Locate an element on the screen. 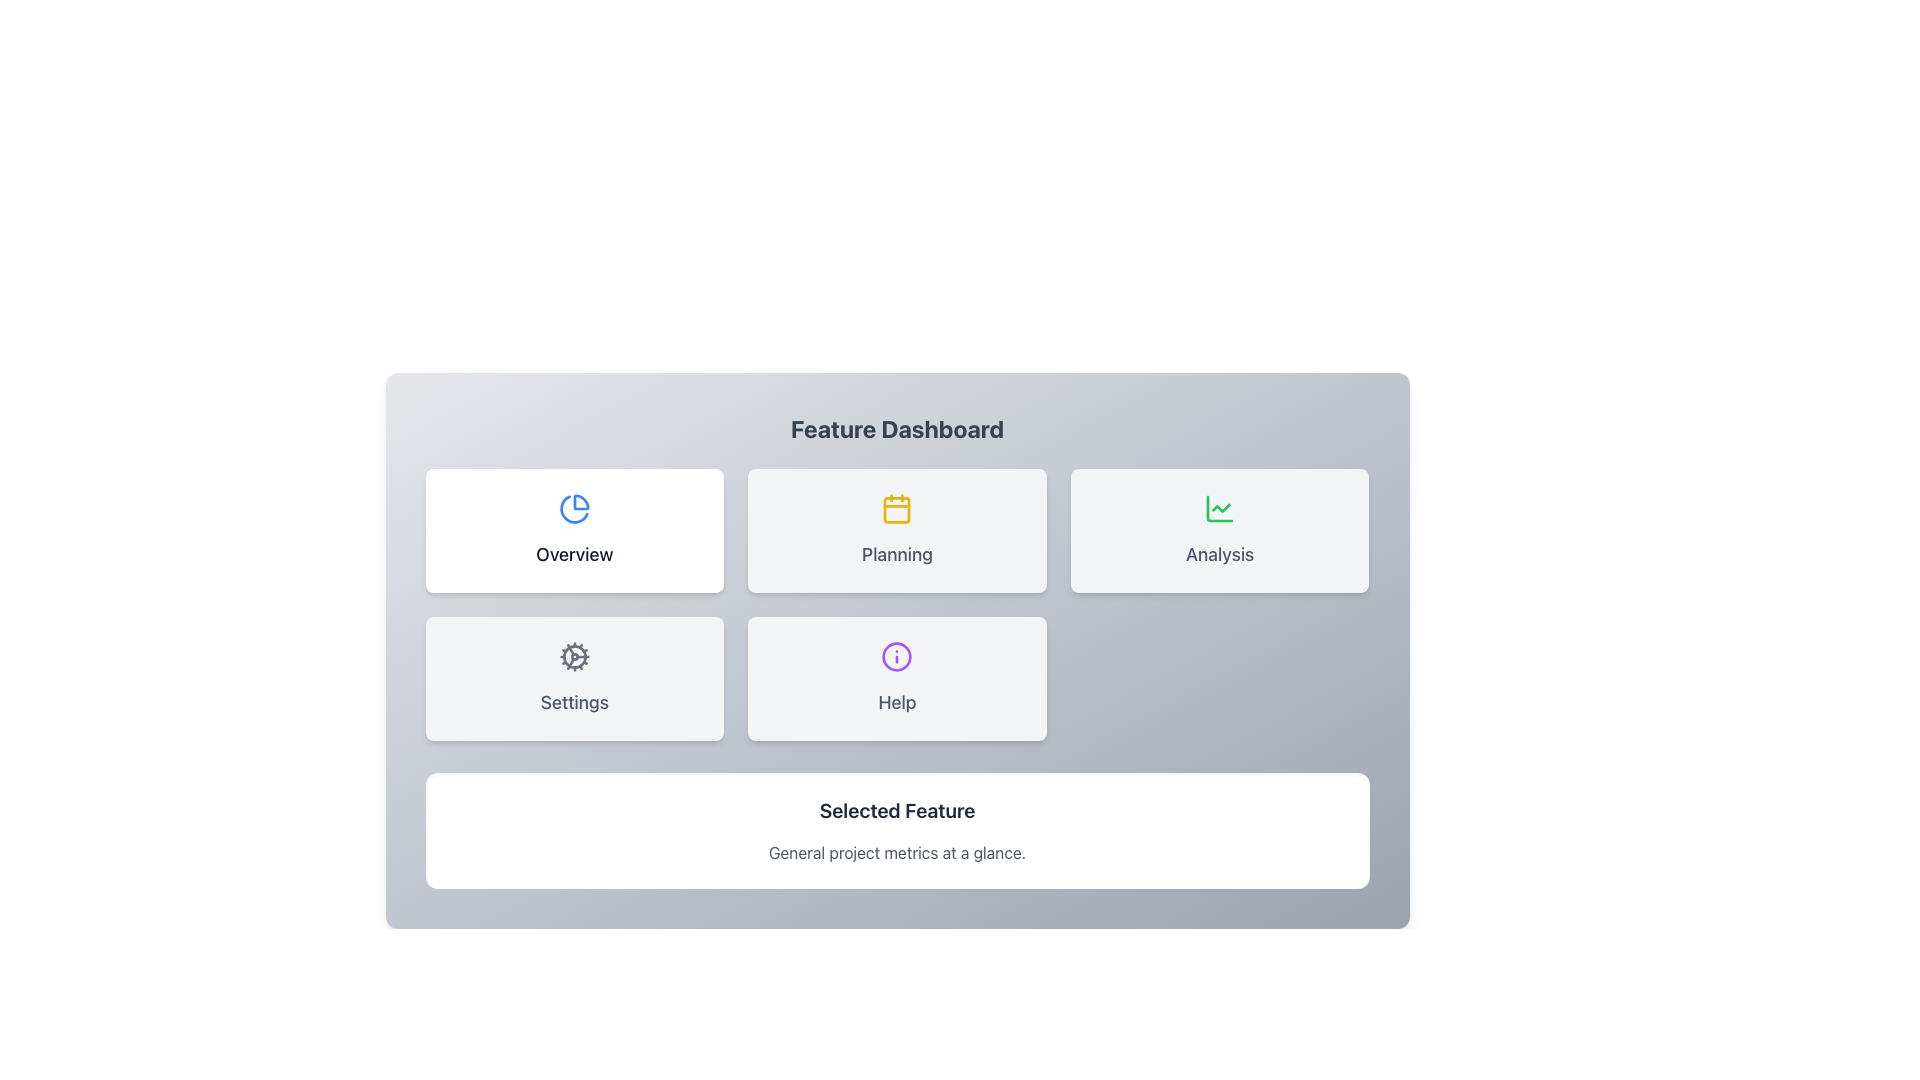 The width and height of the screenshot is (1920, 1080). the Decorative Icon located in the 'Help' interactive box, positioned at the bottom-middle section of the interface to provide guidance or additional information is located at coordinates (896, 656).